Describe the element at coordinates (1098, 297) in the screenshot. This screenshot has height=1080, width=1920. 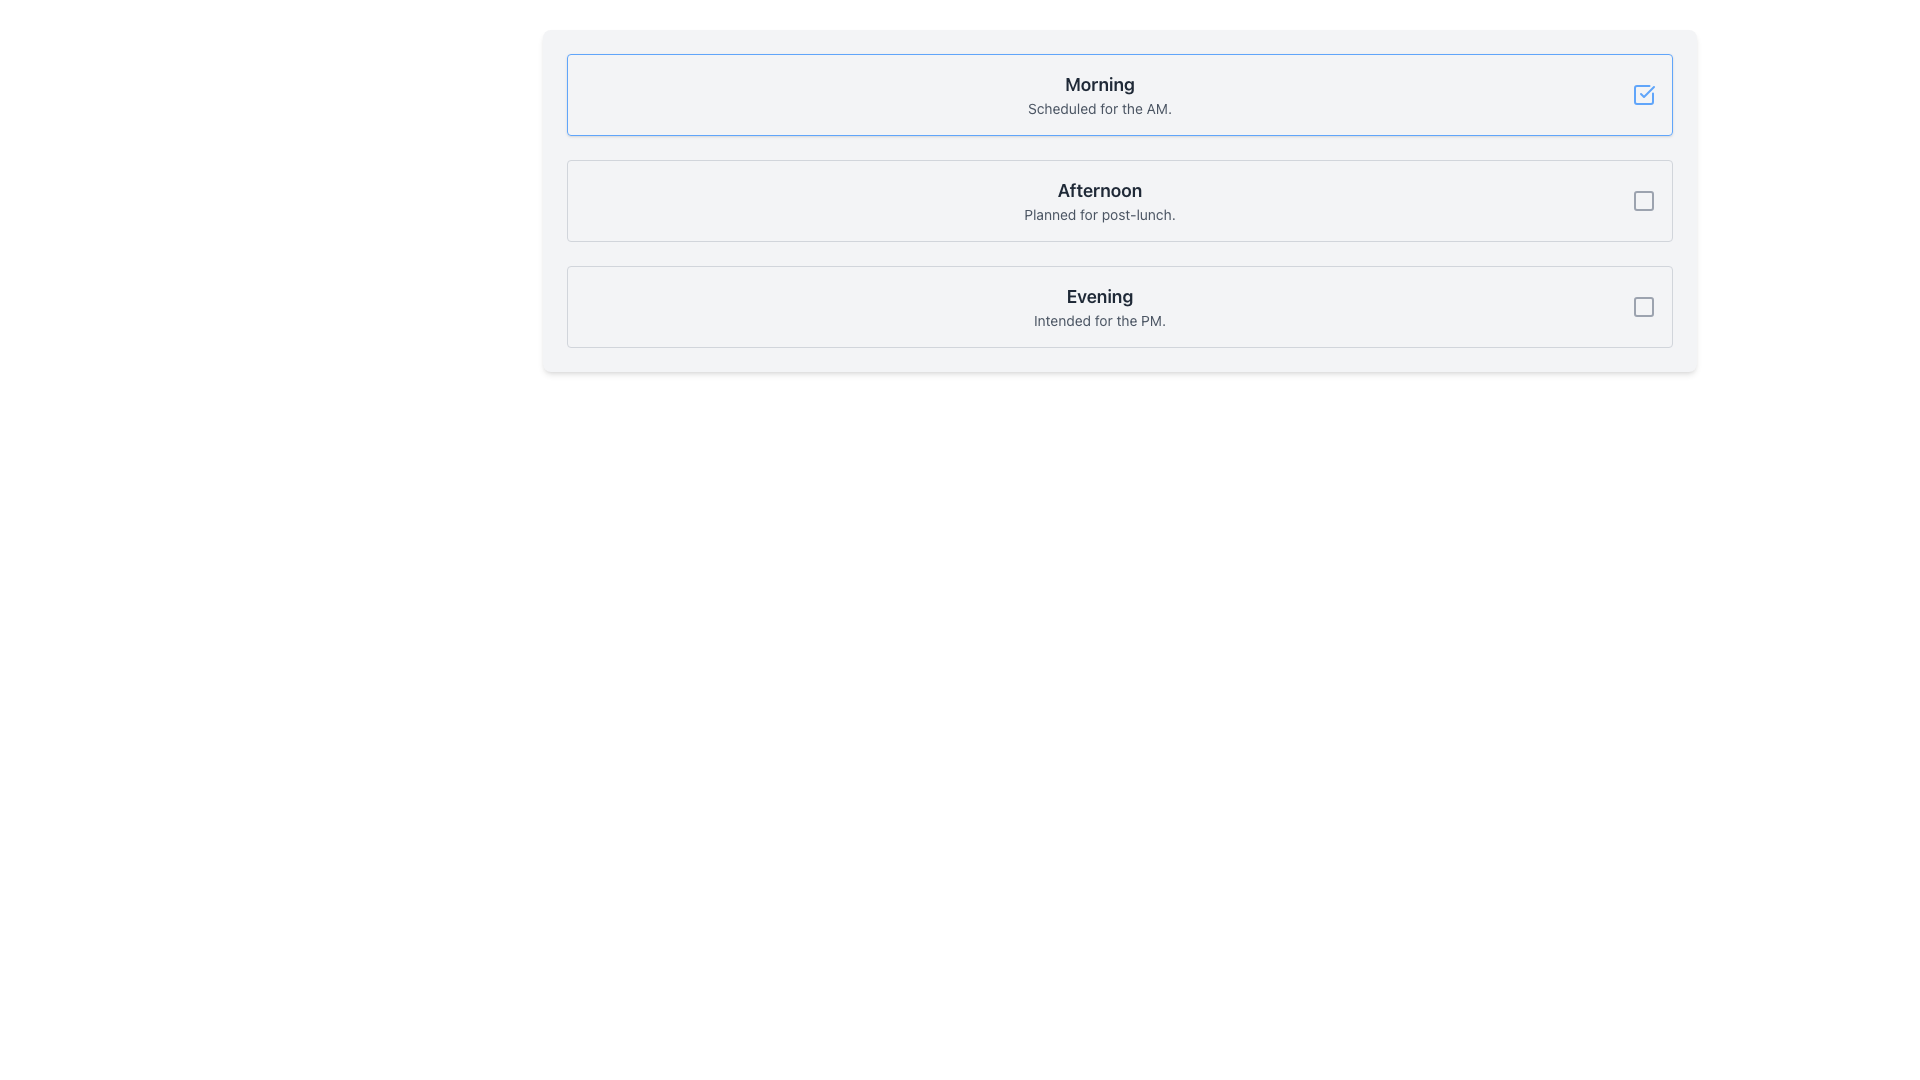
I see `the text label styled as a heading, which serves as a title summarizing the evening content in the third section of a vertically stacked list` at that location.